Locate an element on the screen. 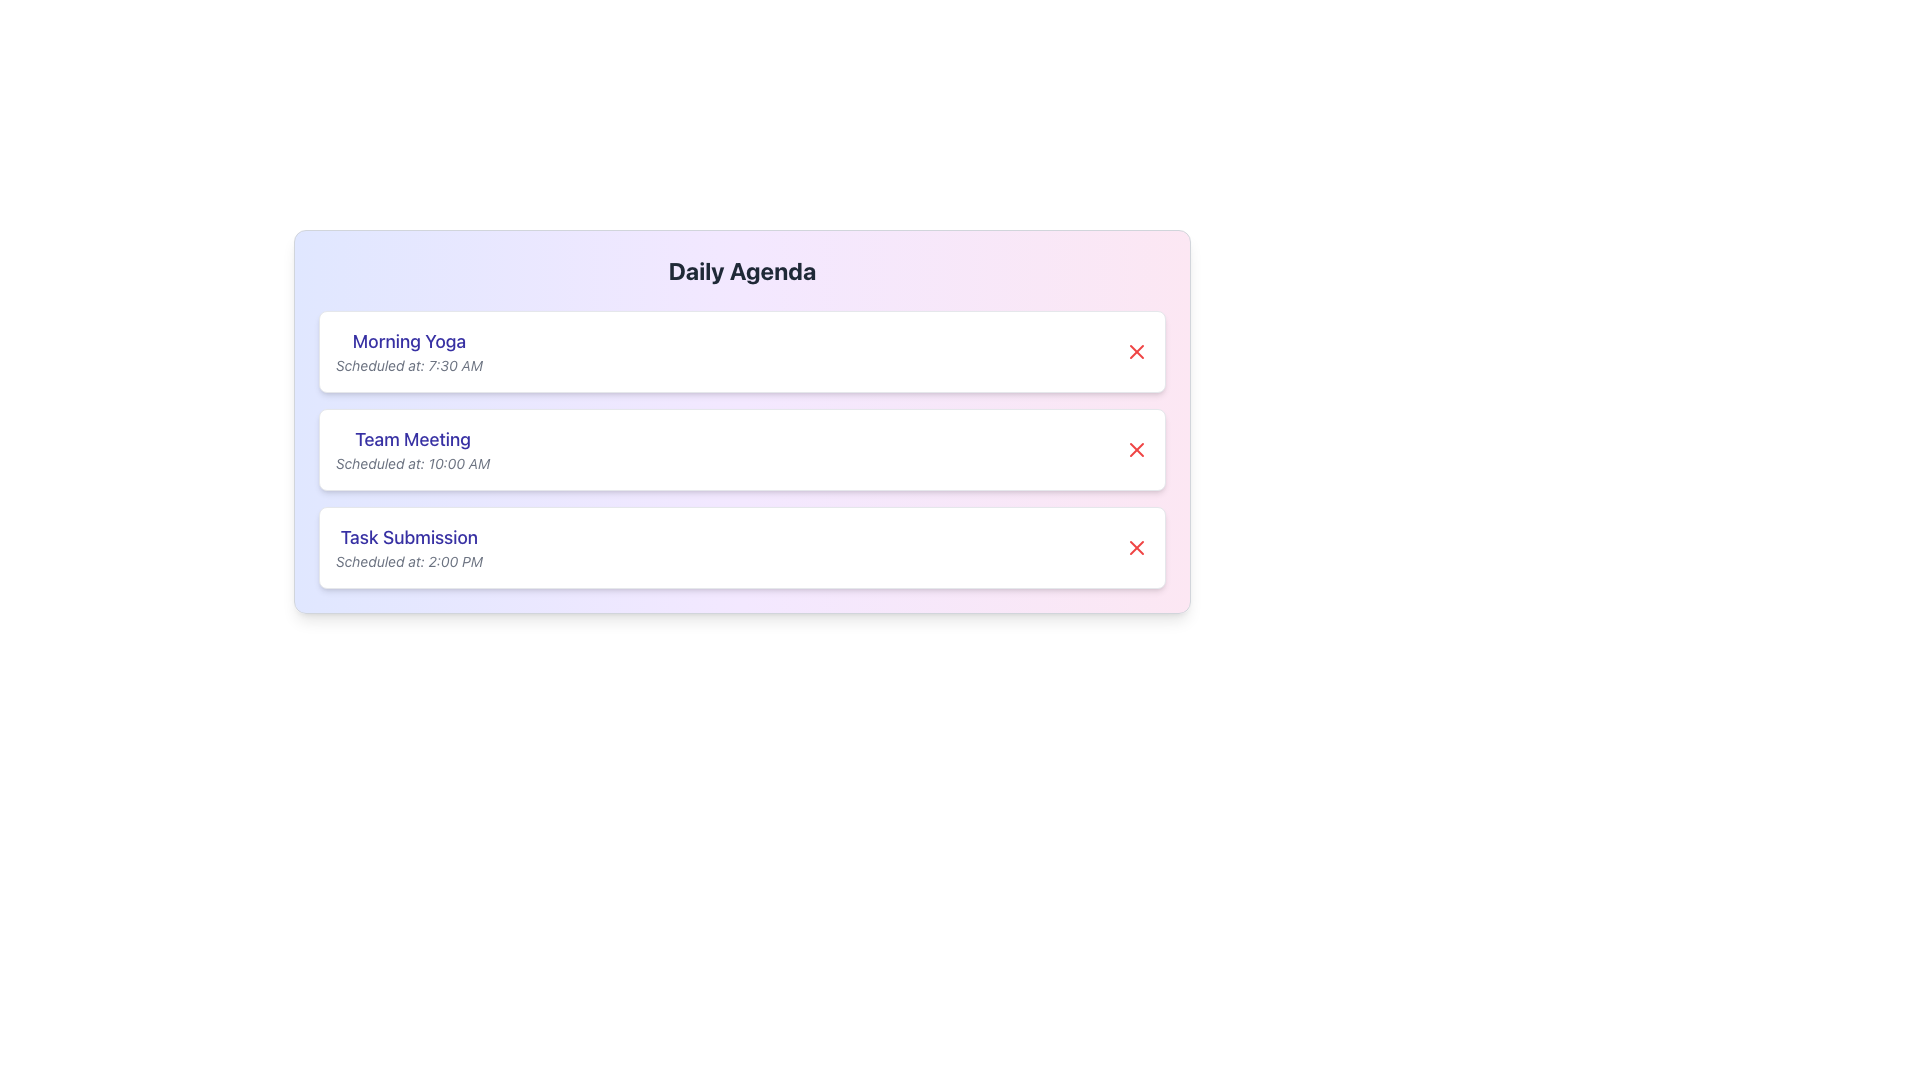  the 'Morning Yoga' text label, which is displayed in bold indigo blue font at the top-left of a white card with rounded corners is located at coordinates (408, 341).